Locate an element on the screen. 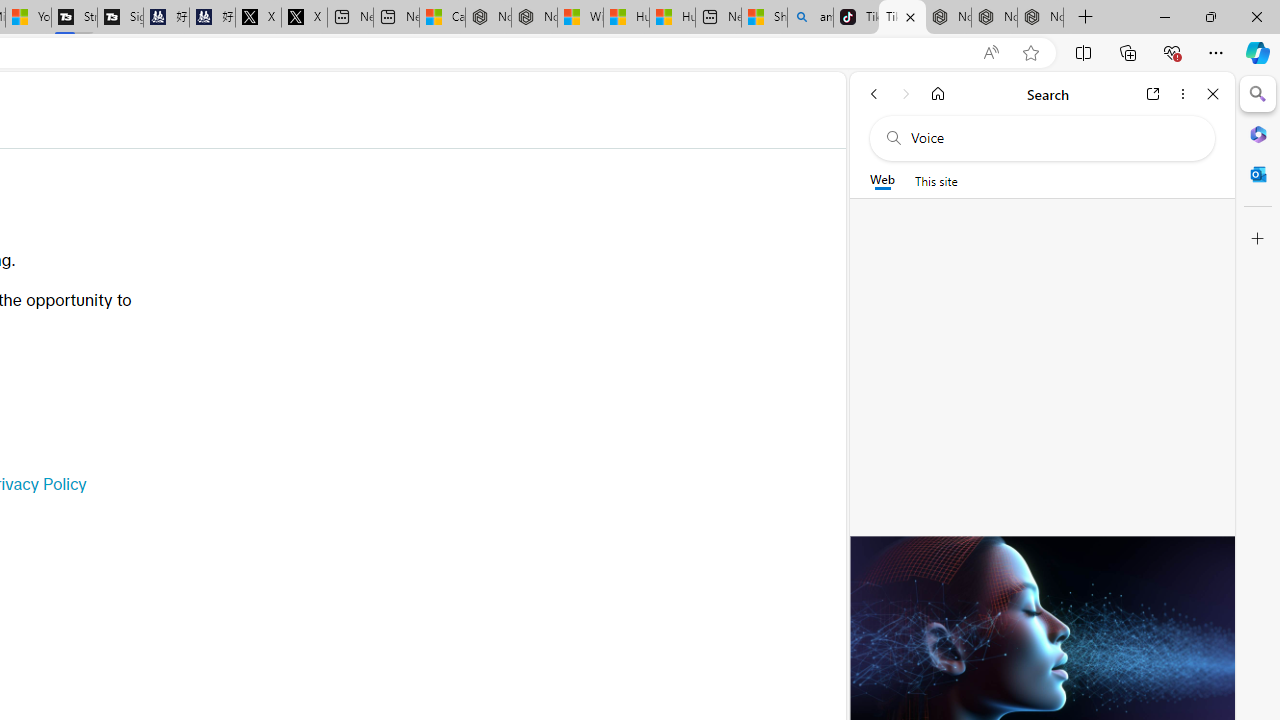  'This site scope' is located at coordinates (935, 180).